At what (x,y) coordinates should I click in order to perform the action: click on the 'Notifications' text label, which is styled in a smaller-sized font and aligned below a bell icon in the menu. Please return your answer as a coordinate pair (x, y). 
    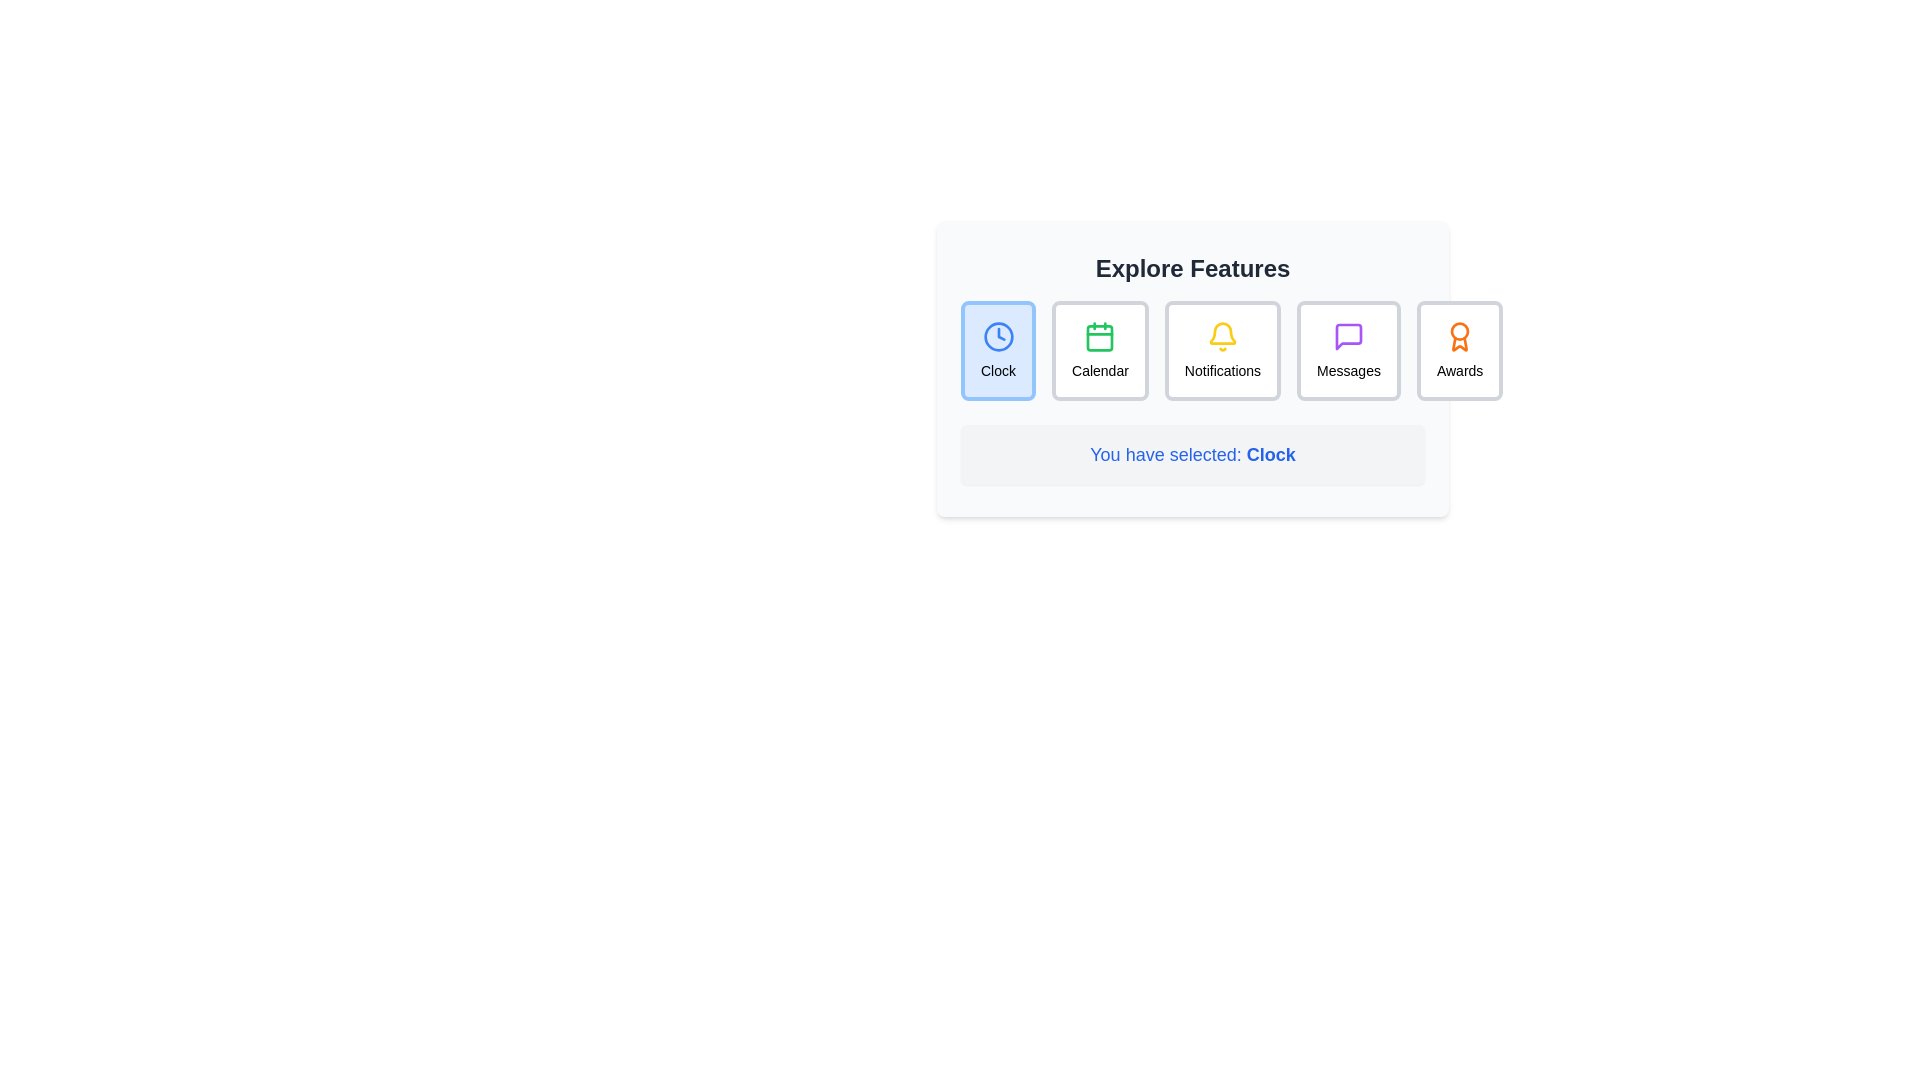
    Looking at the image, I should click on (1222, 370).